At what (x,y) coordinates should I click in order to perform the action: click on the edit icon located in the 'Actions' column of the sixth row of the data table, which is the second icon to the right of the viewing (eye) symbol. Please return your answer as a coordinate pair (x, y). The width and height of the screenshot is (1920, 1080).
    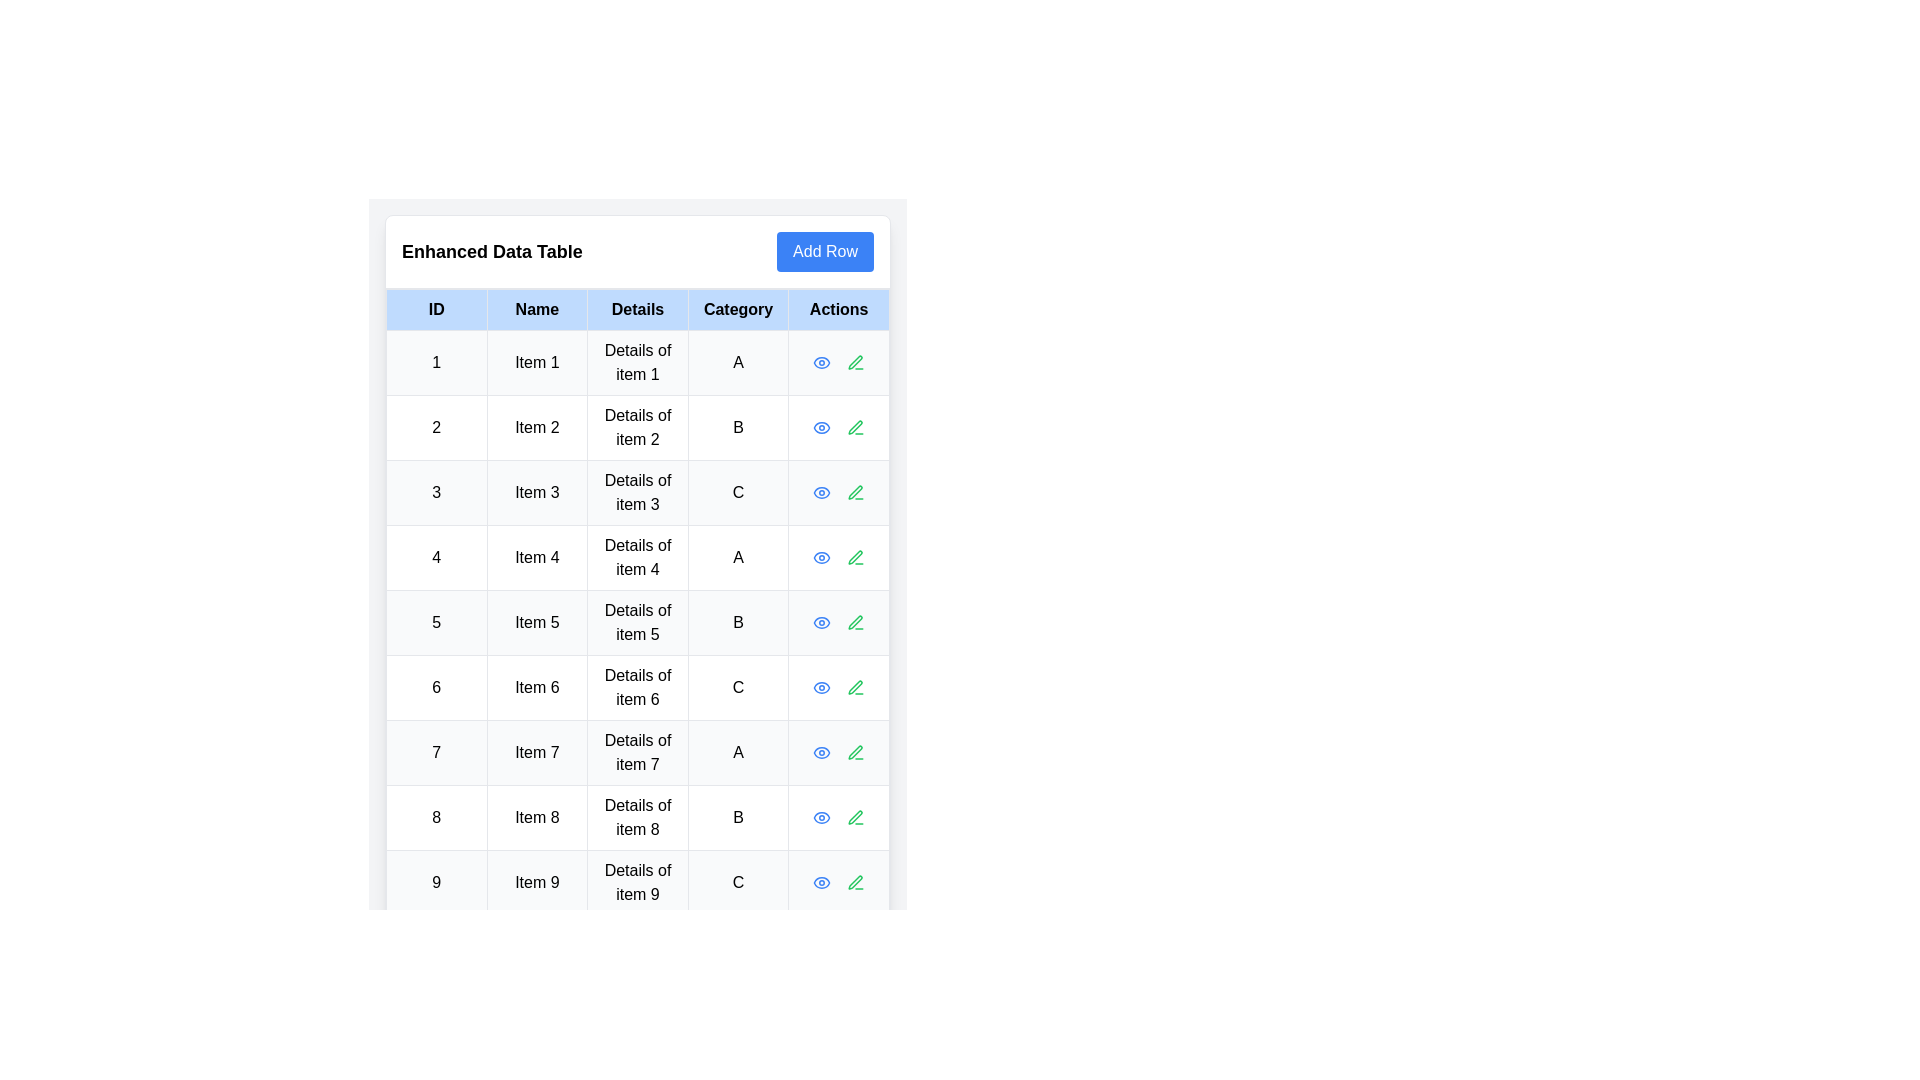
    Looking at the image, I should click on (855, 686).